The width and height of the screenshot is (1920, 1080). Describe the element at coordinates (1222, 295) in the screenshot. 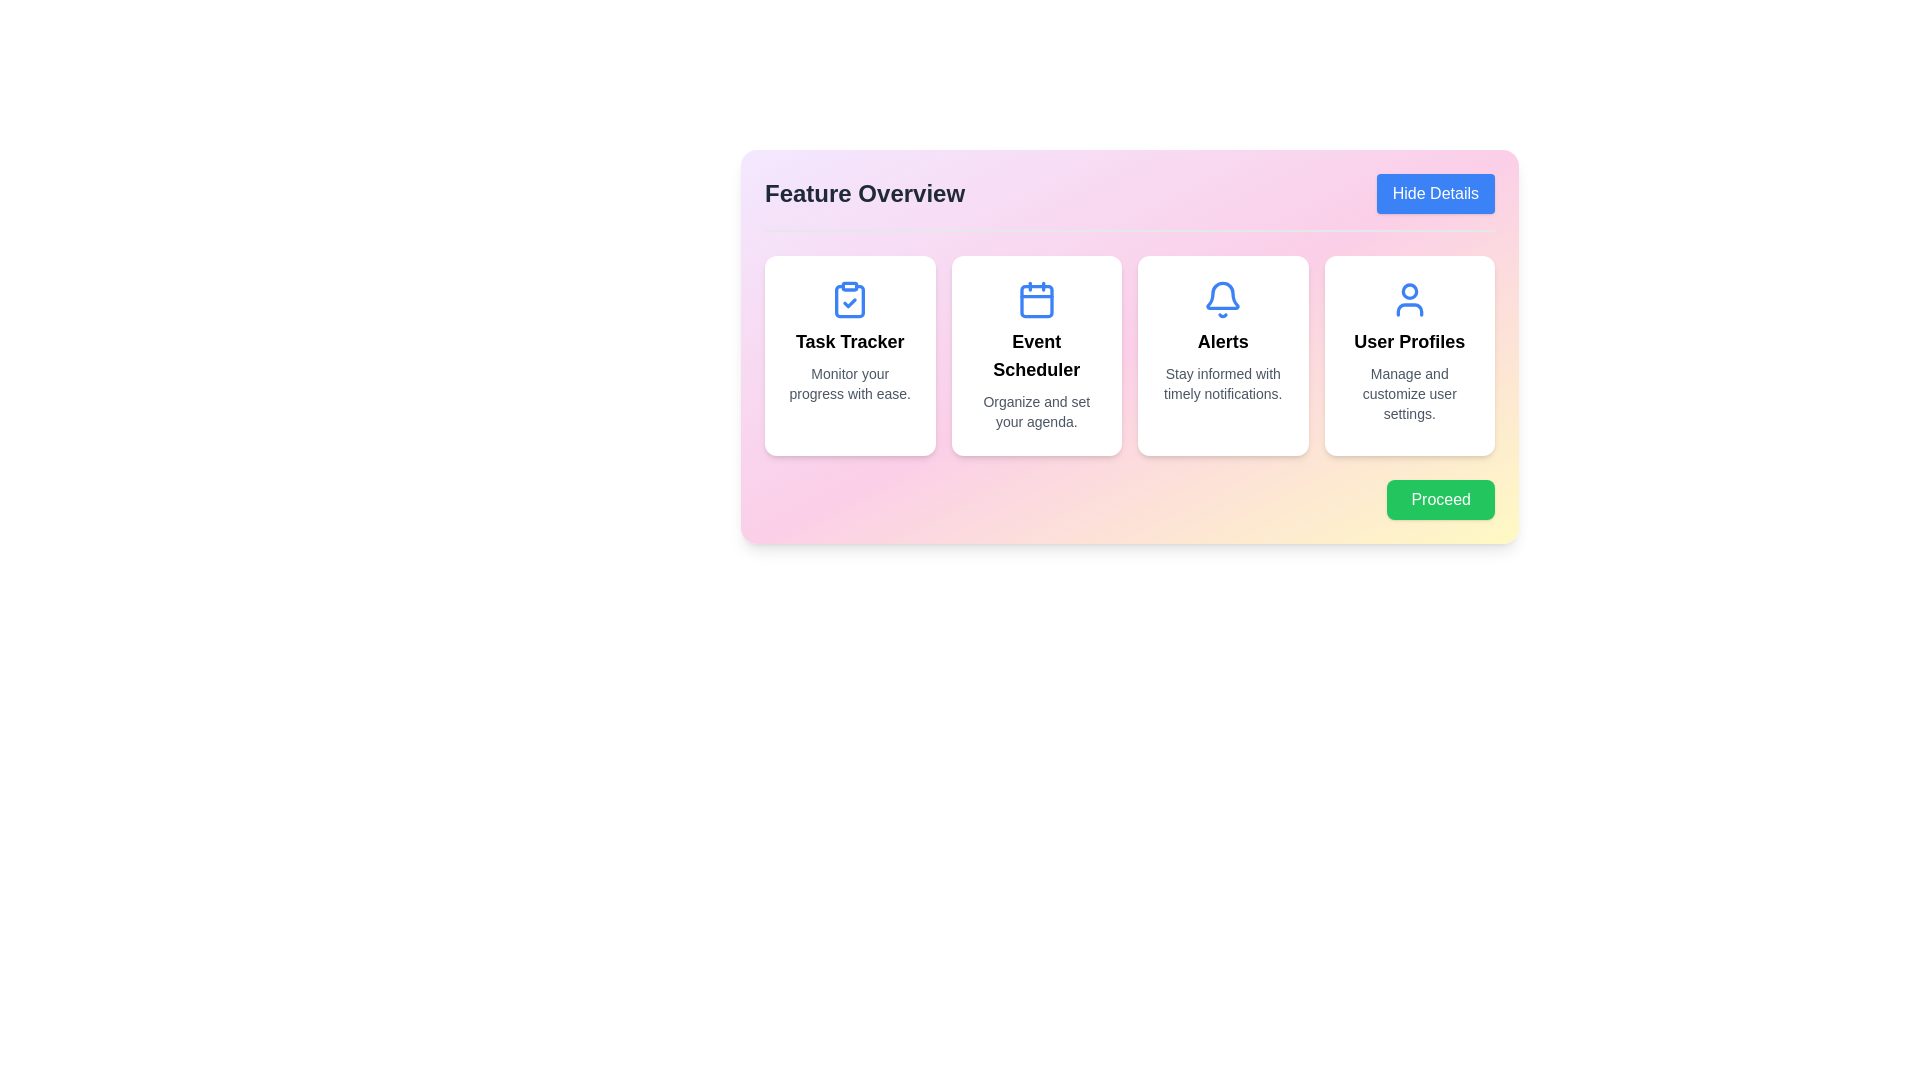

I see `the blue bell icon inside the 'Alerts' card, which is the third card in the feature overview section` at that location.